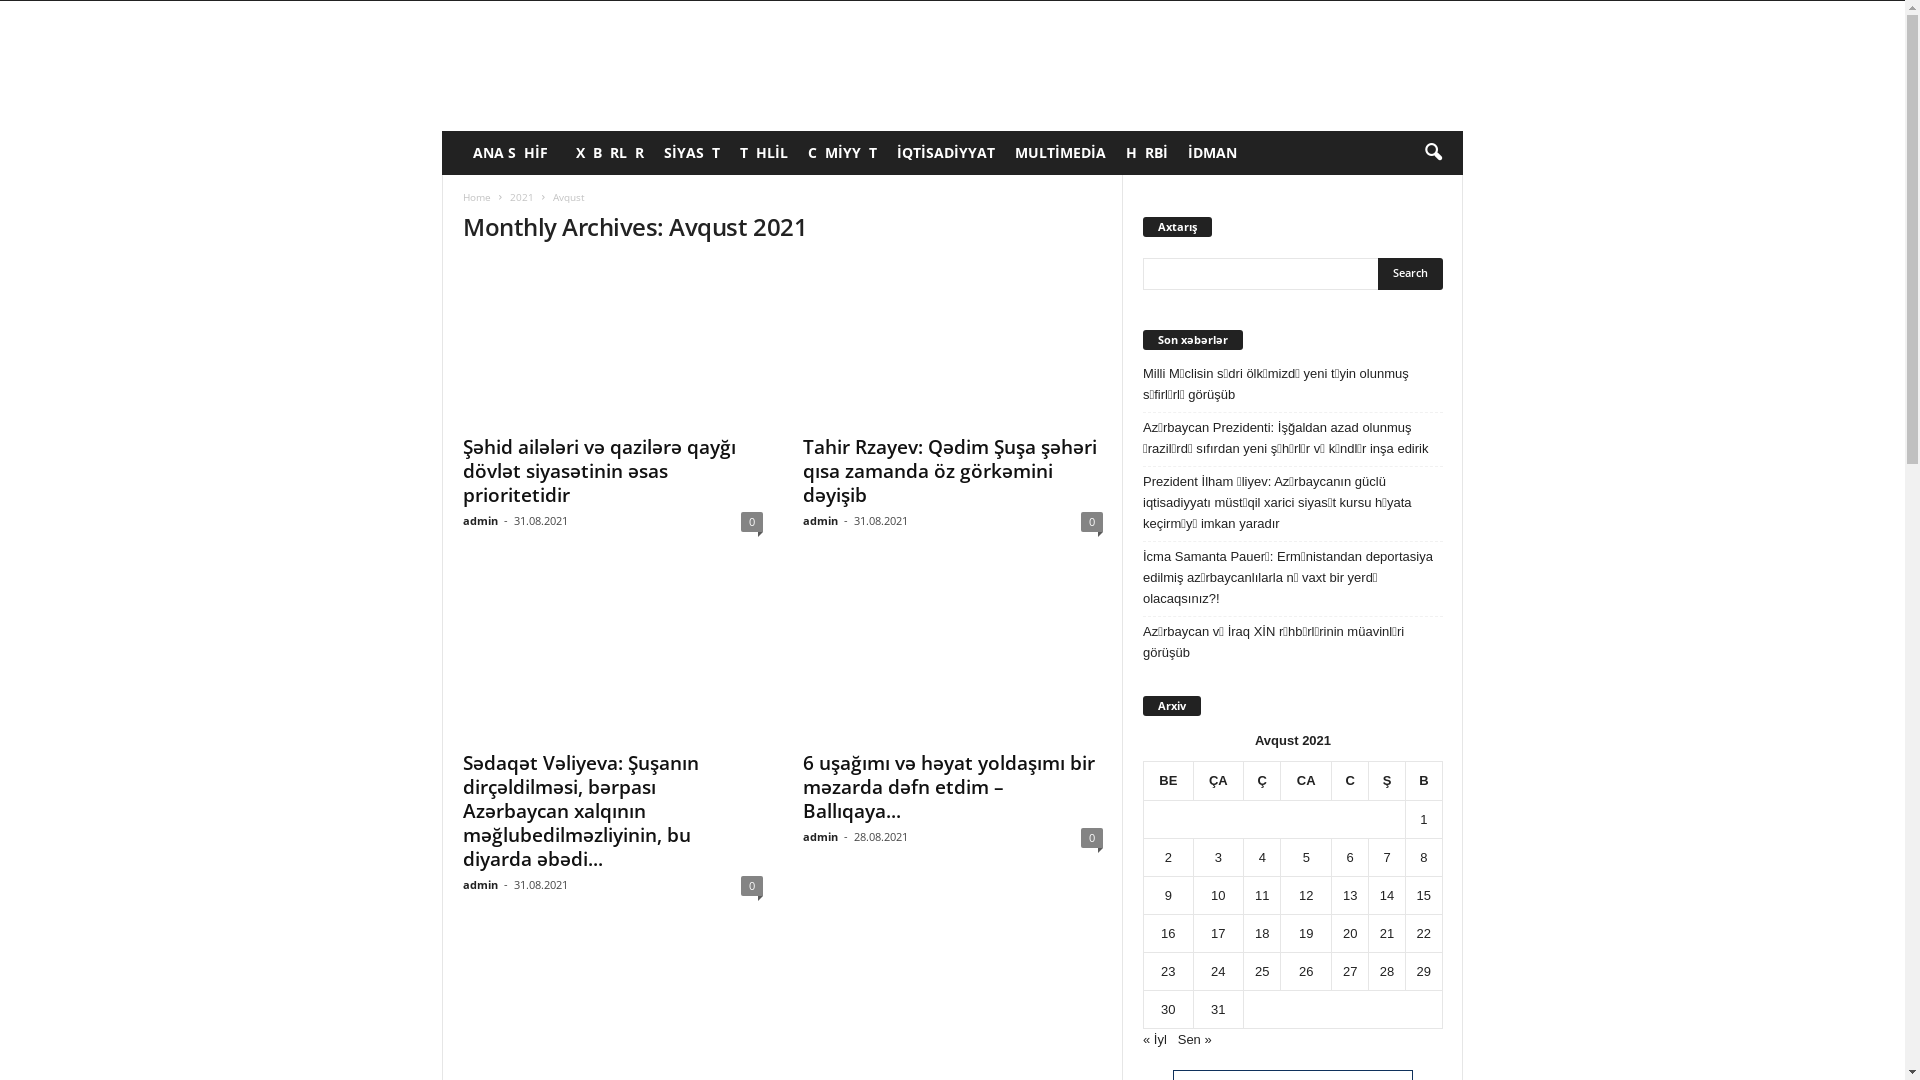 The height and width of the screenshot is (1080, 1920). Describe the element at coordinates (1261, 970) in the screenshot. I see `'25'` at that location.